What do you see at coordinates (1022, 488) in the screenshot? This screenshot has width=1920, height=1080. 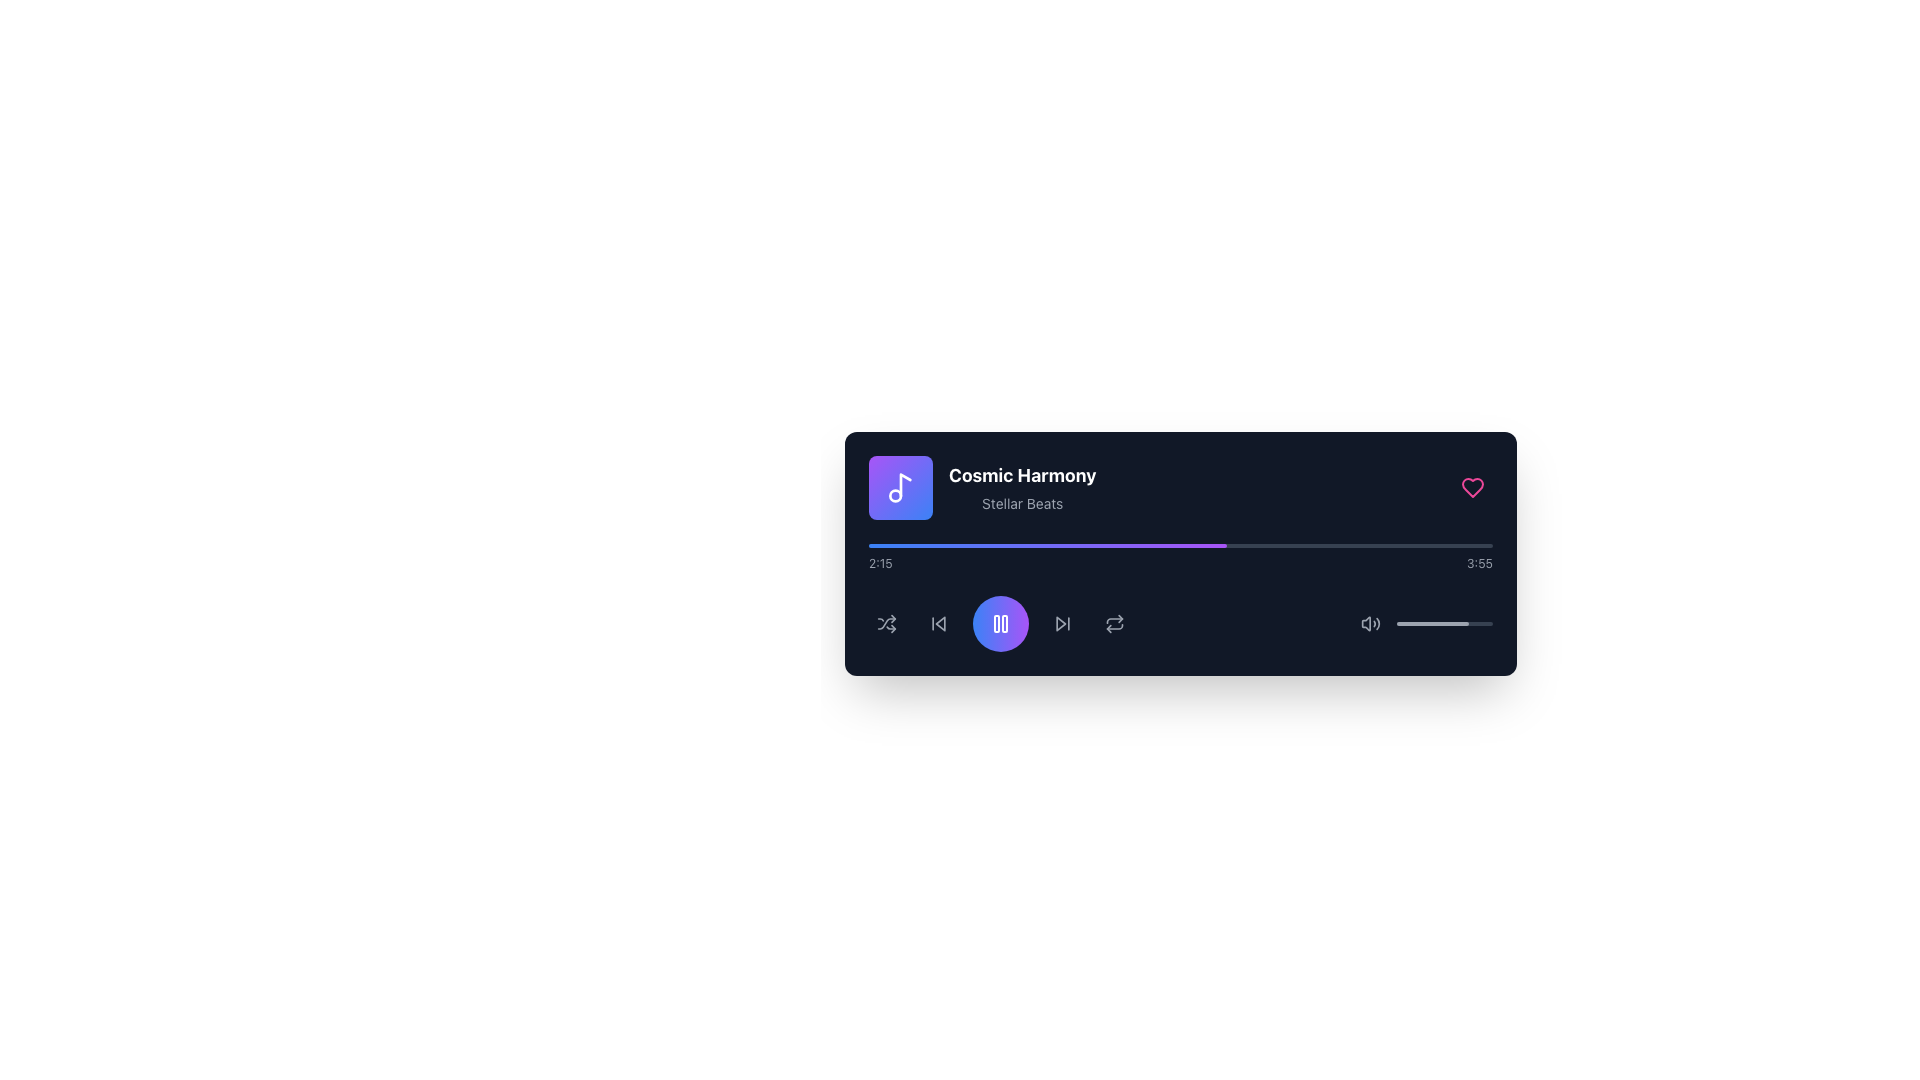 I see `text display that shows the currently playing track's title and artist, located on the right-hand side of the square music icon` at bounding box center [1022, 488].